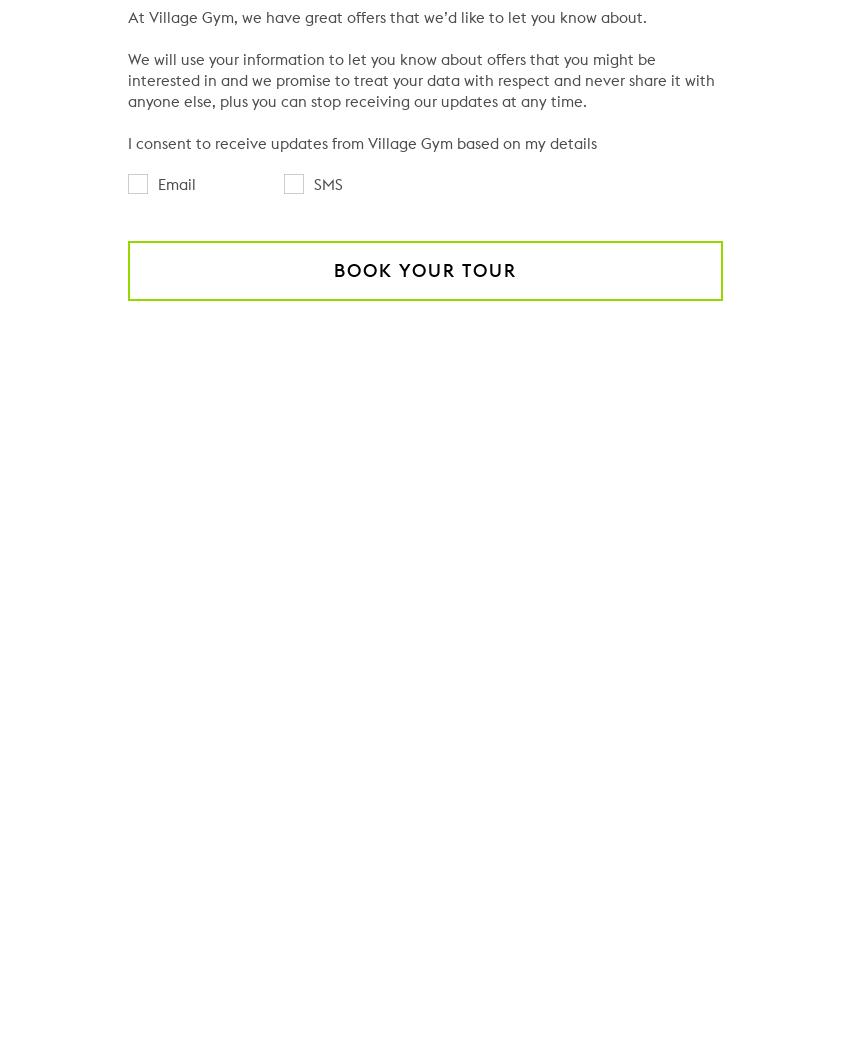  I want to click on 'Yes, our gym in Warrington has a 23m heated indoor', so click(370, 576).